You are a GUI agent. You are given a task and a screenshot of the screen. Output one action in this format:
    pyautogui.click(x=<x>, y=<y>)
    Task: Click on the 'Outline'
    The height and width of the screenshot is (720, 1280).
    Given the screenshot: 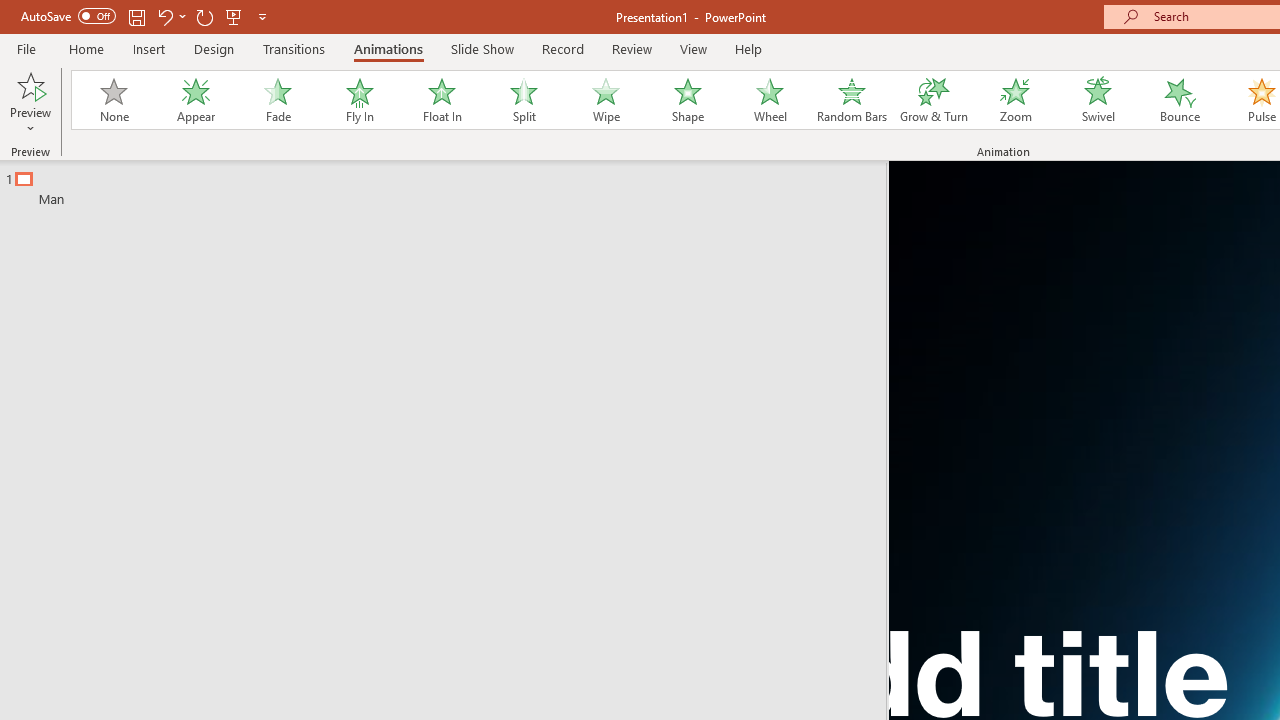 What is the action you would take?
    pyautogui.click(x=451, y=184)
    